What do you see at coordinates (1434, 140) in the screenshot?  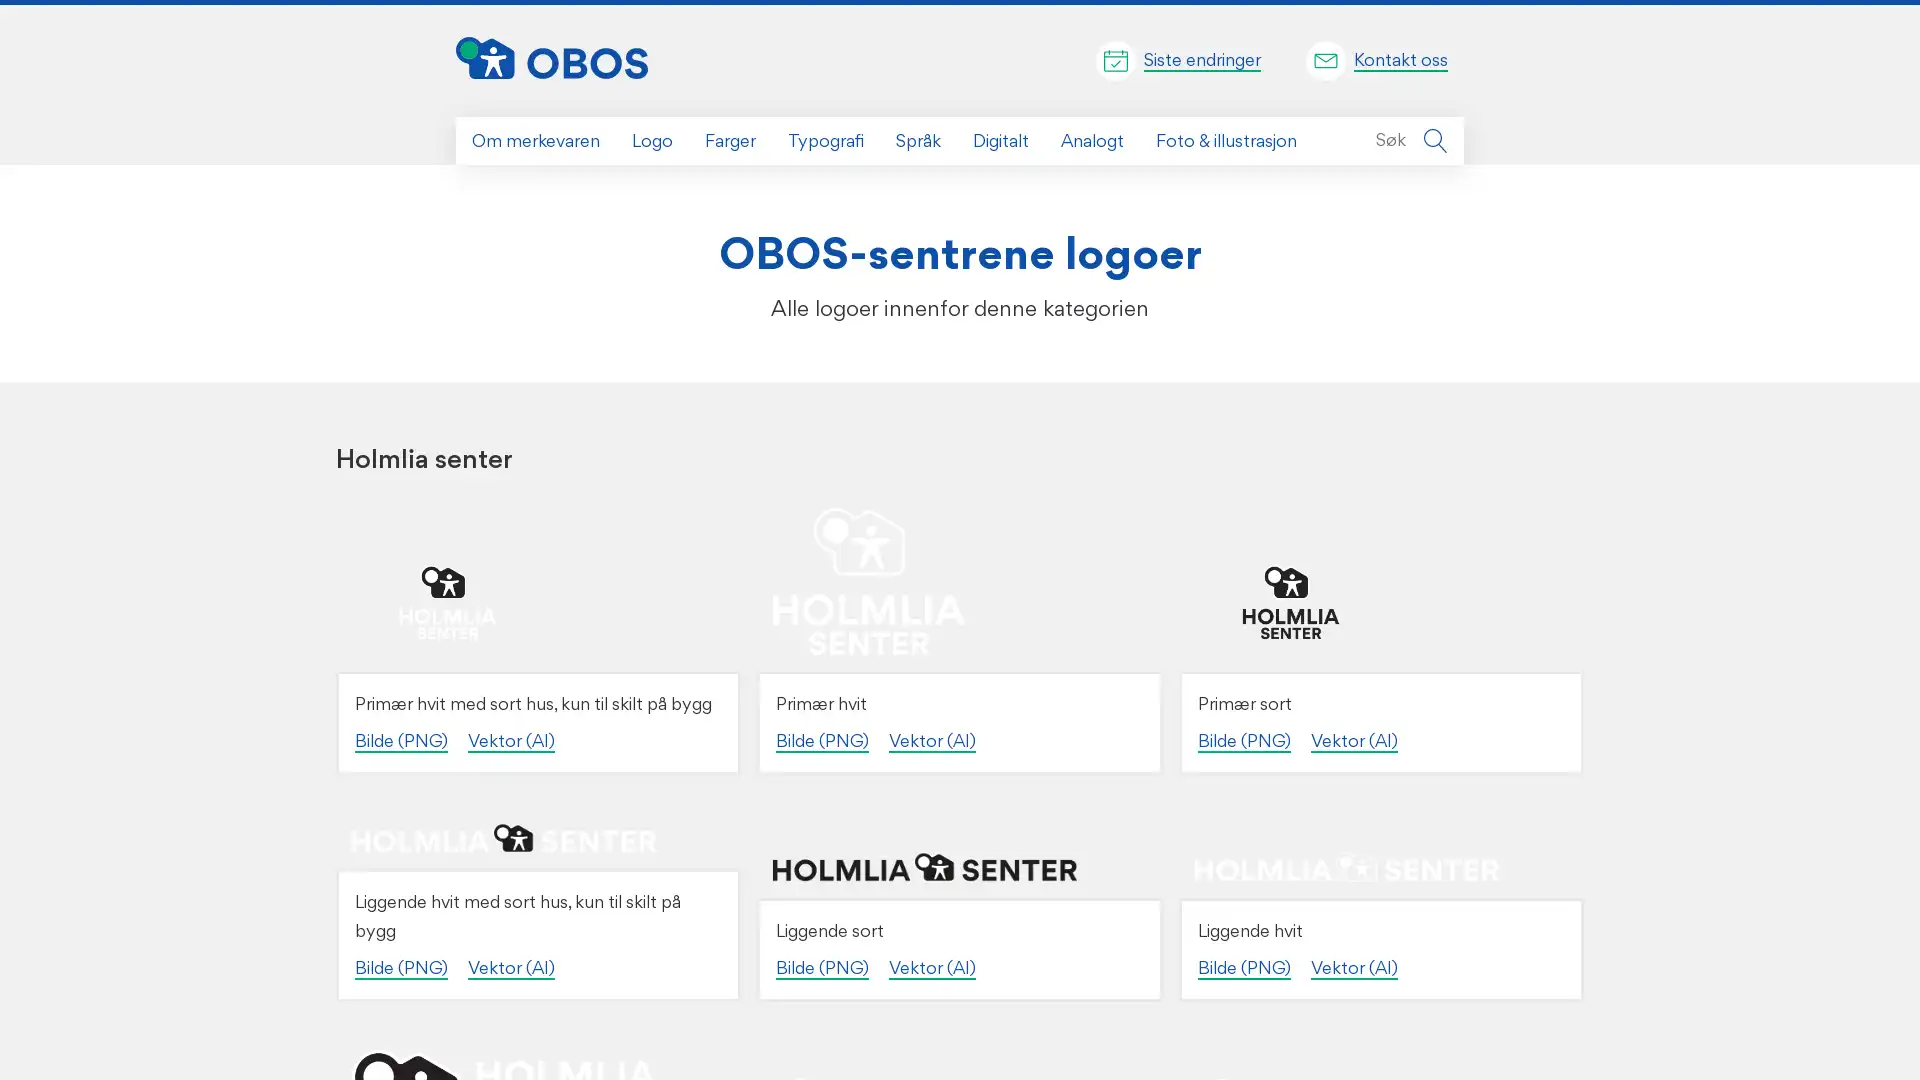 I see `Sk` at bounding box center [1434, 140].